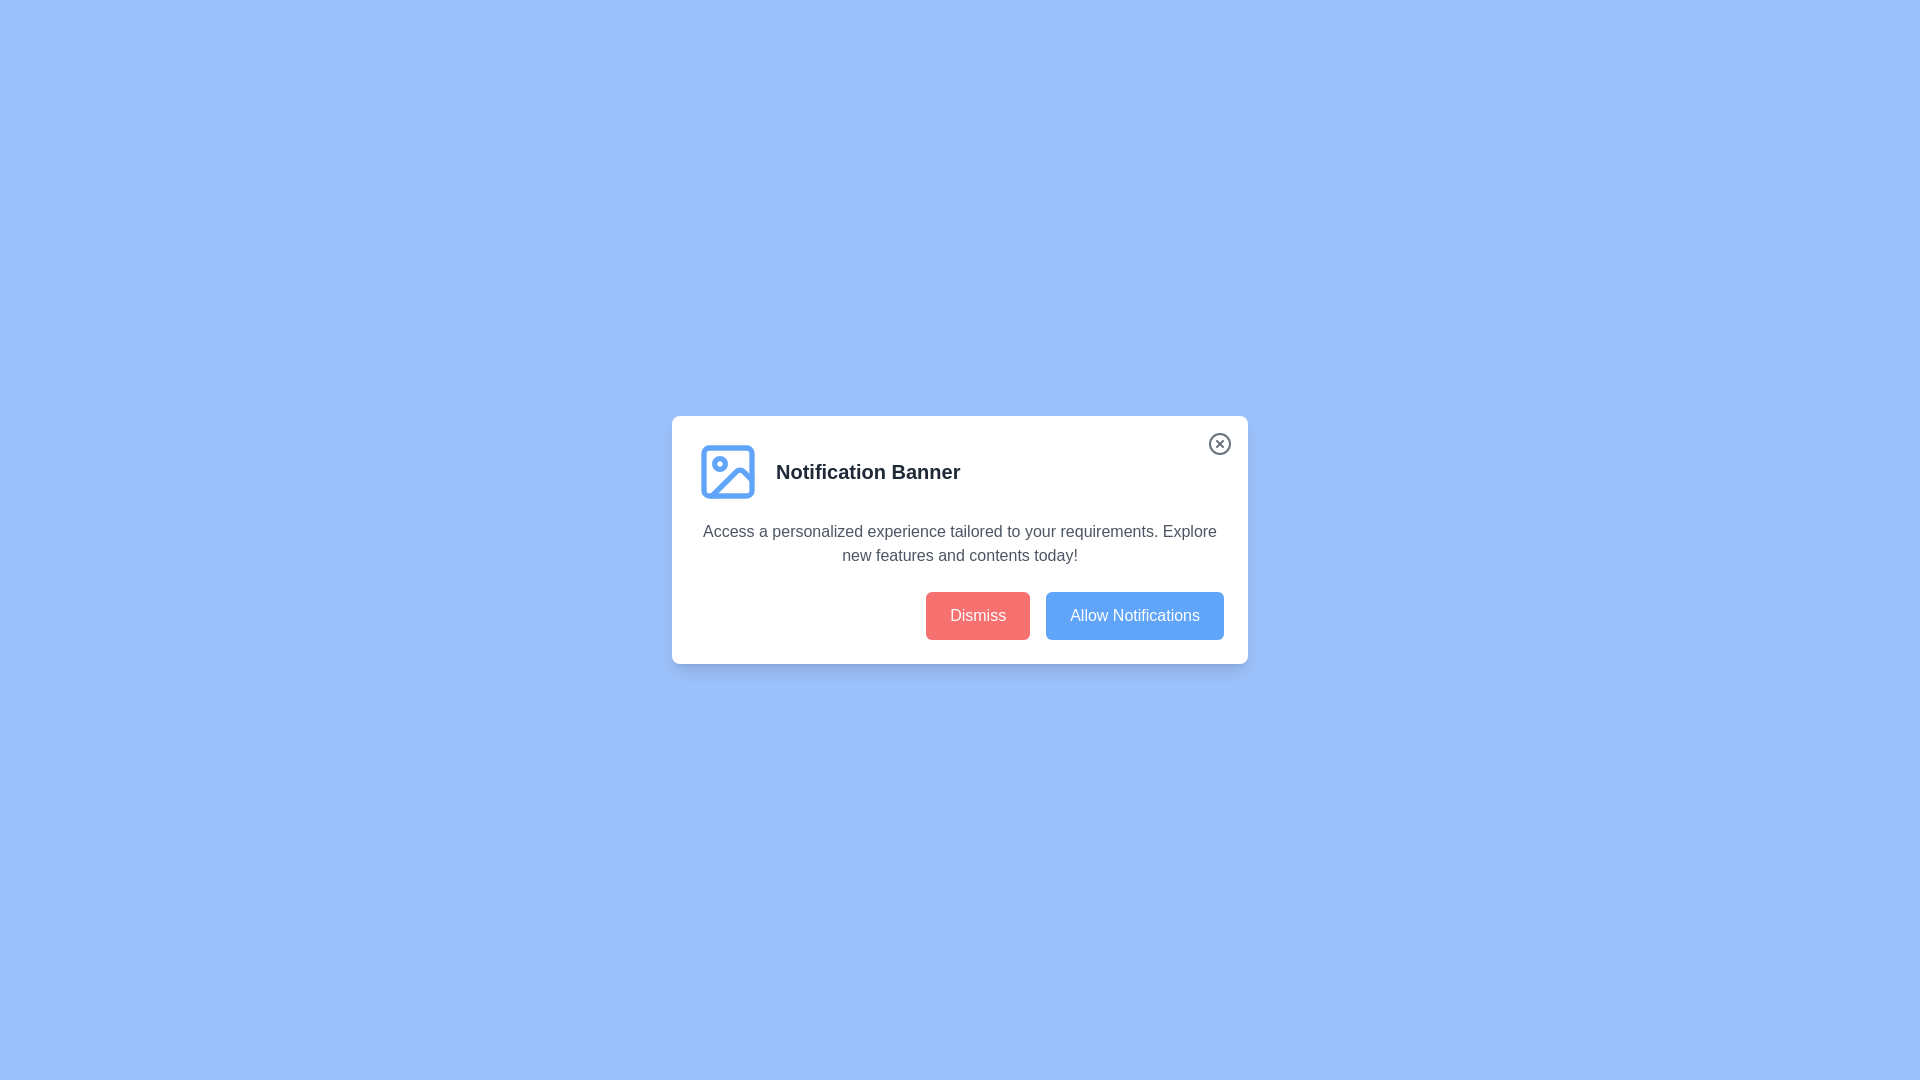 The width and height of the screenshot is (1920, 1080). Describe the element at coordinates (727, 471) in the screenshot. I see `the icon at the top-left of the banner to interact with the banner's image` at that location.